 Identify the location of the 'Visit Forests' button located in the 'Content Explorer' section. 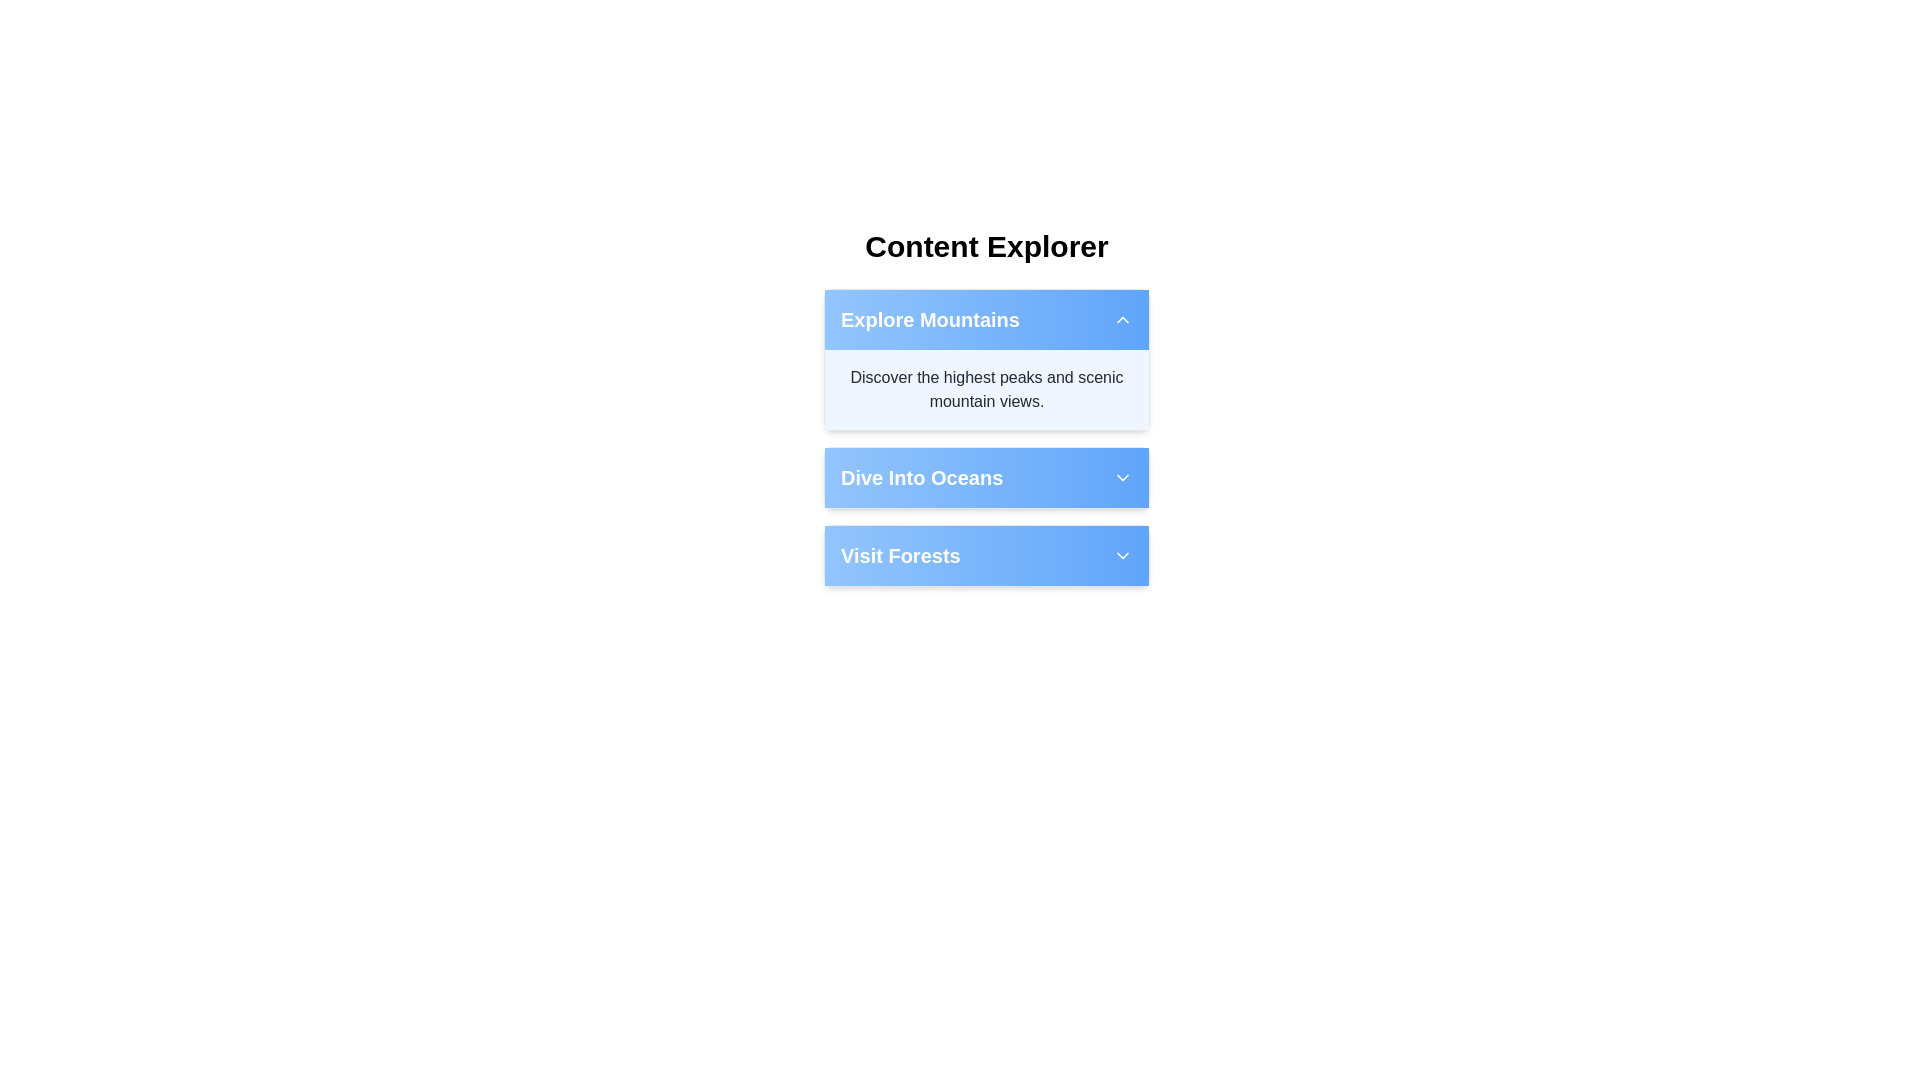
(987, 555).